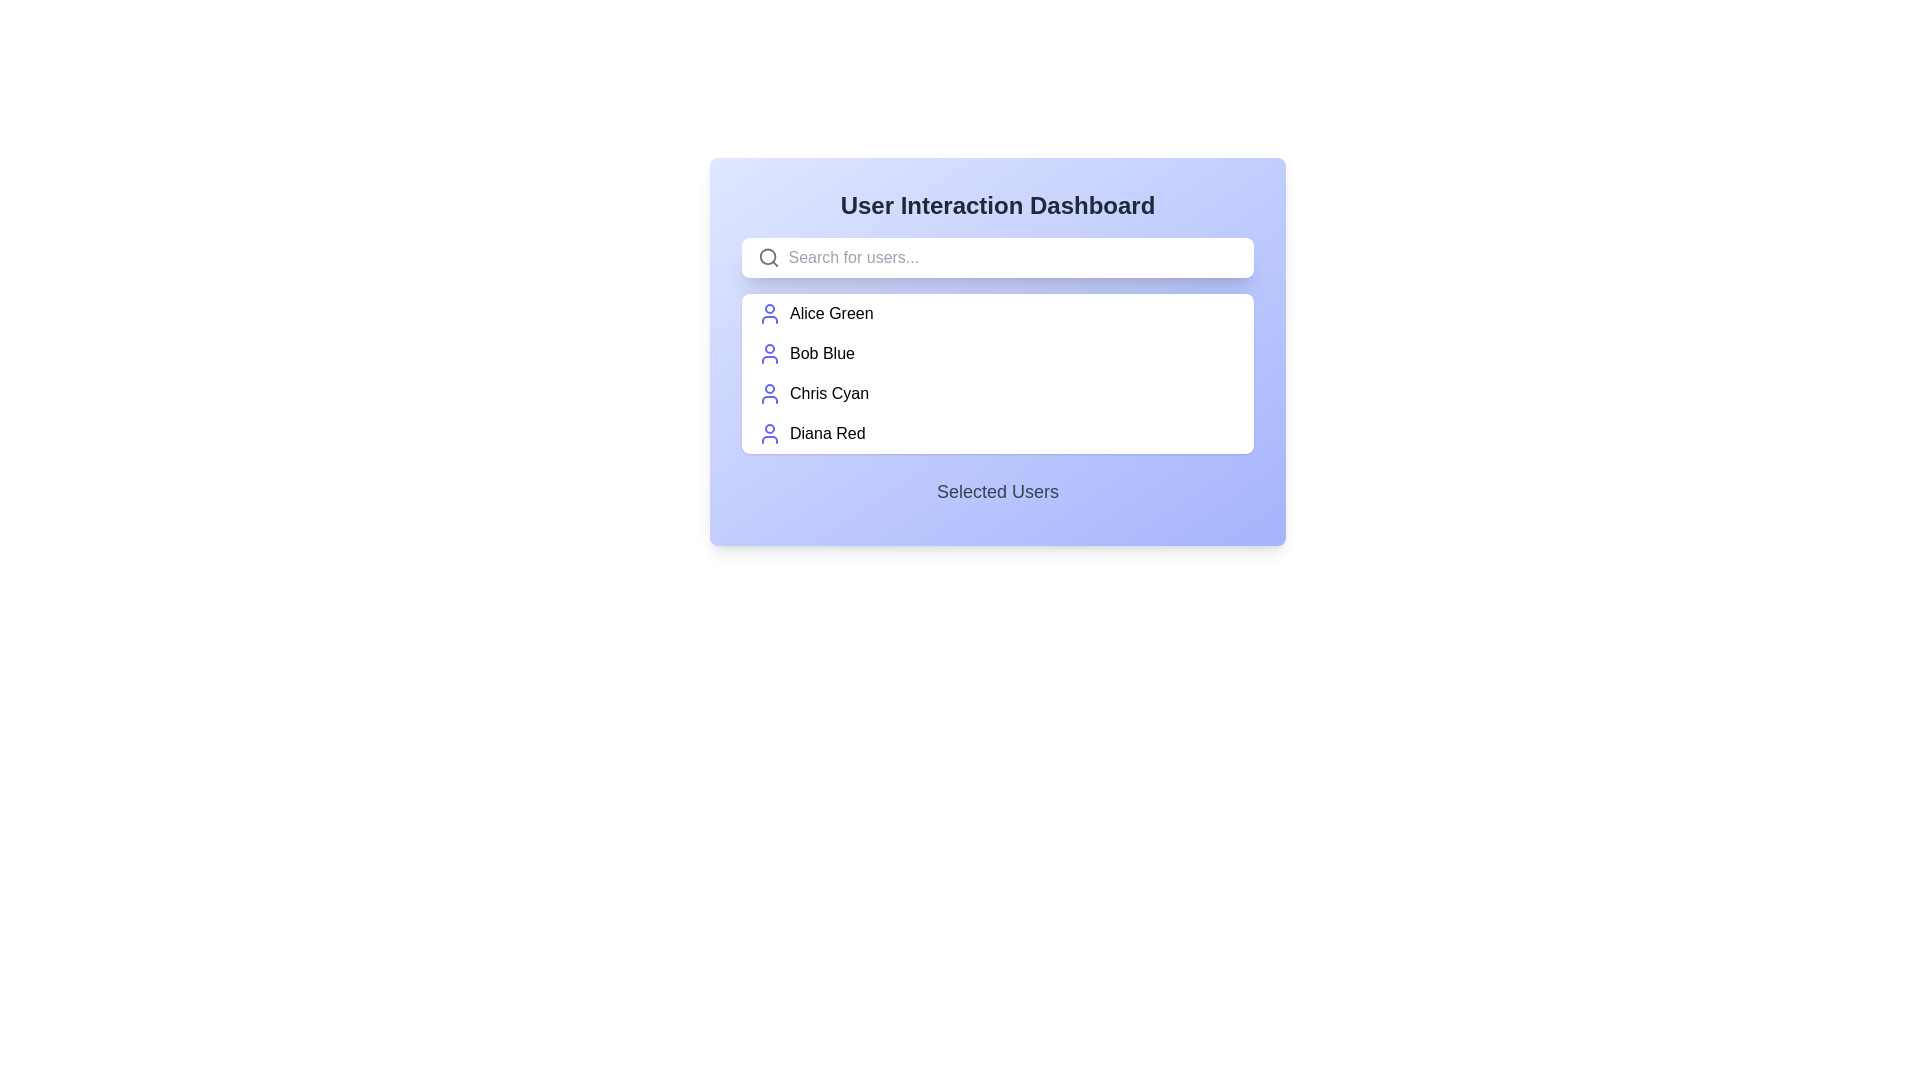 This screenshot has height=1080, width=1920. I want to click on the text label that serves as a section title for selected users, located at the bottom of the card UI component, so click(998, 495).